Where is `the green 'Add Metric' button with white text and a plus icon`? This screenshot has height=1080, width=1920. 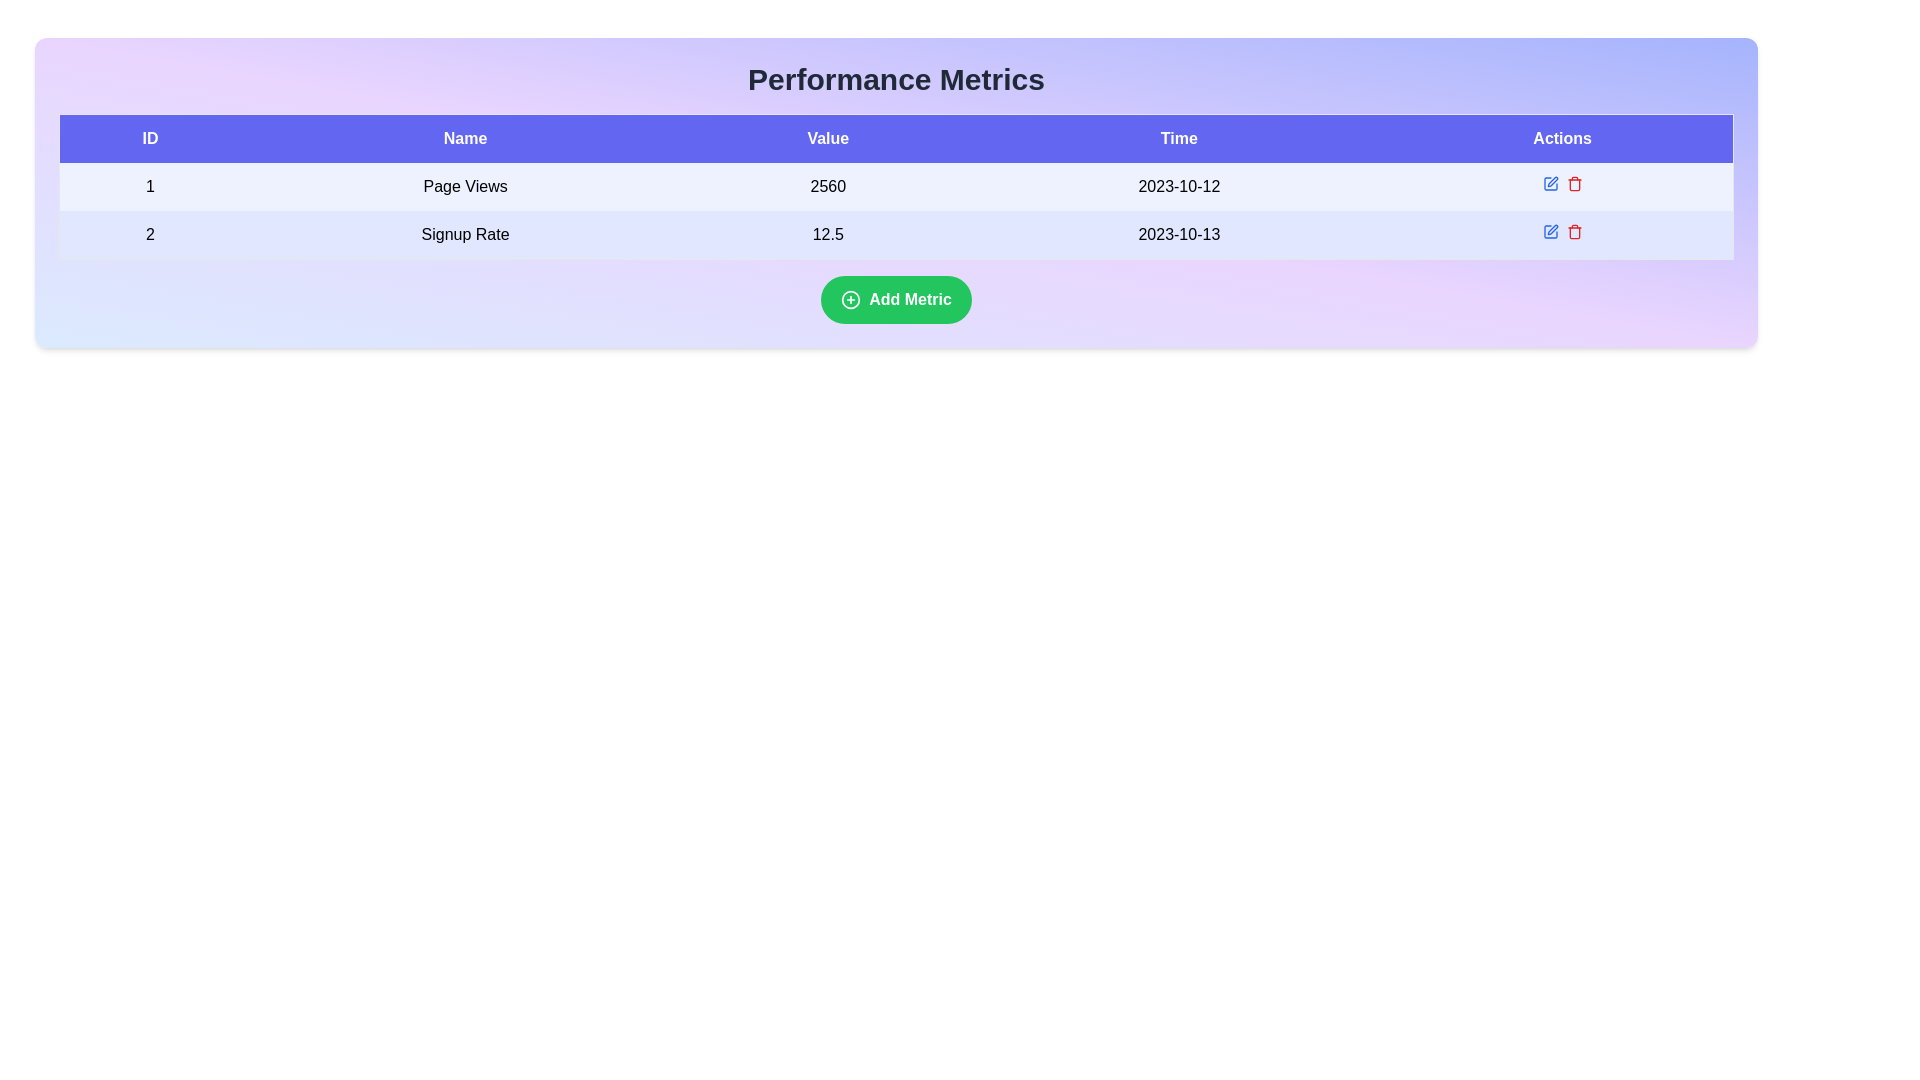
the green 'Add Metric' button with white text and a plus icon is located at coordinates (895, 300).